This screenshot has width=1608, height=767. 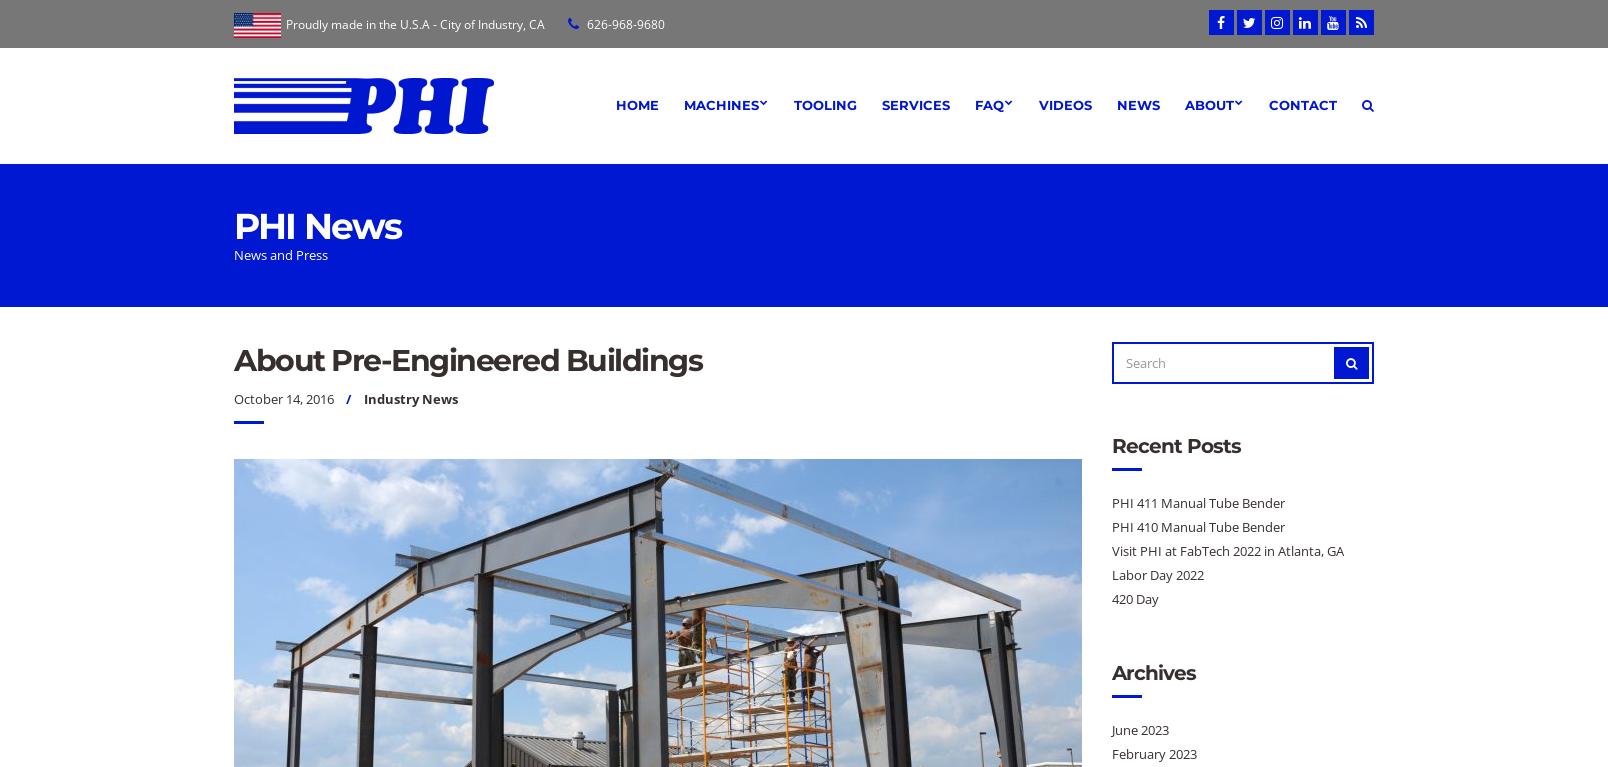 I want to click on 'Archives', so click(x=1109, y=671).